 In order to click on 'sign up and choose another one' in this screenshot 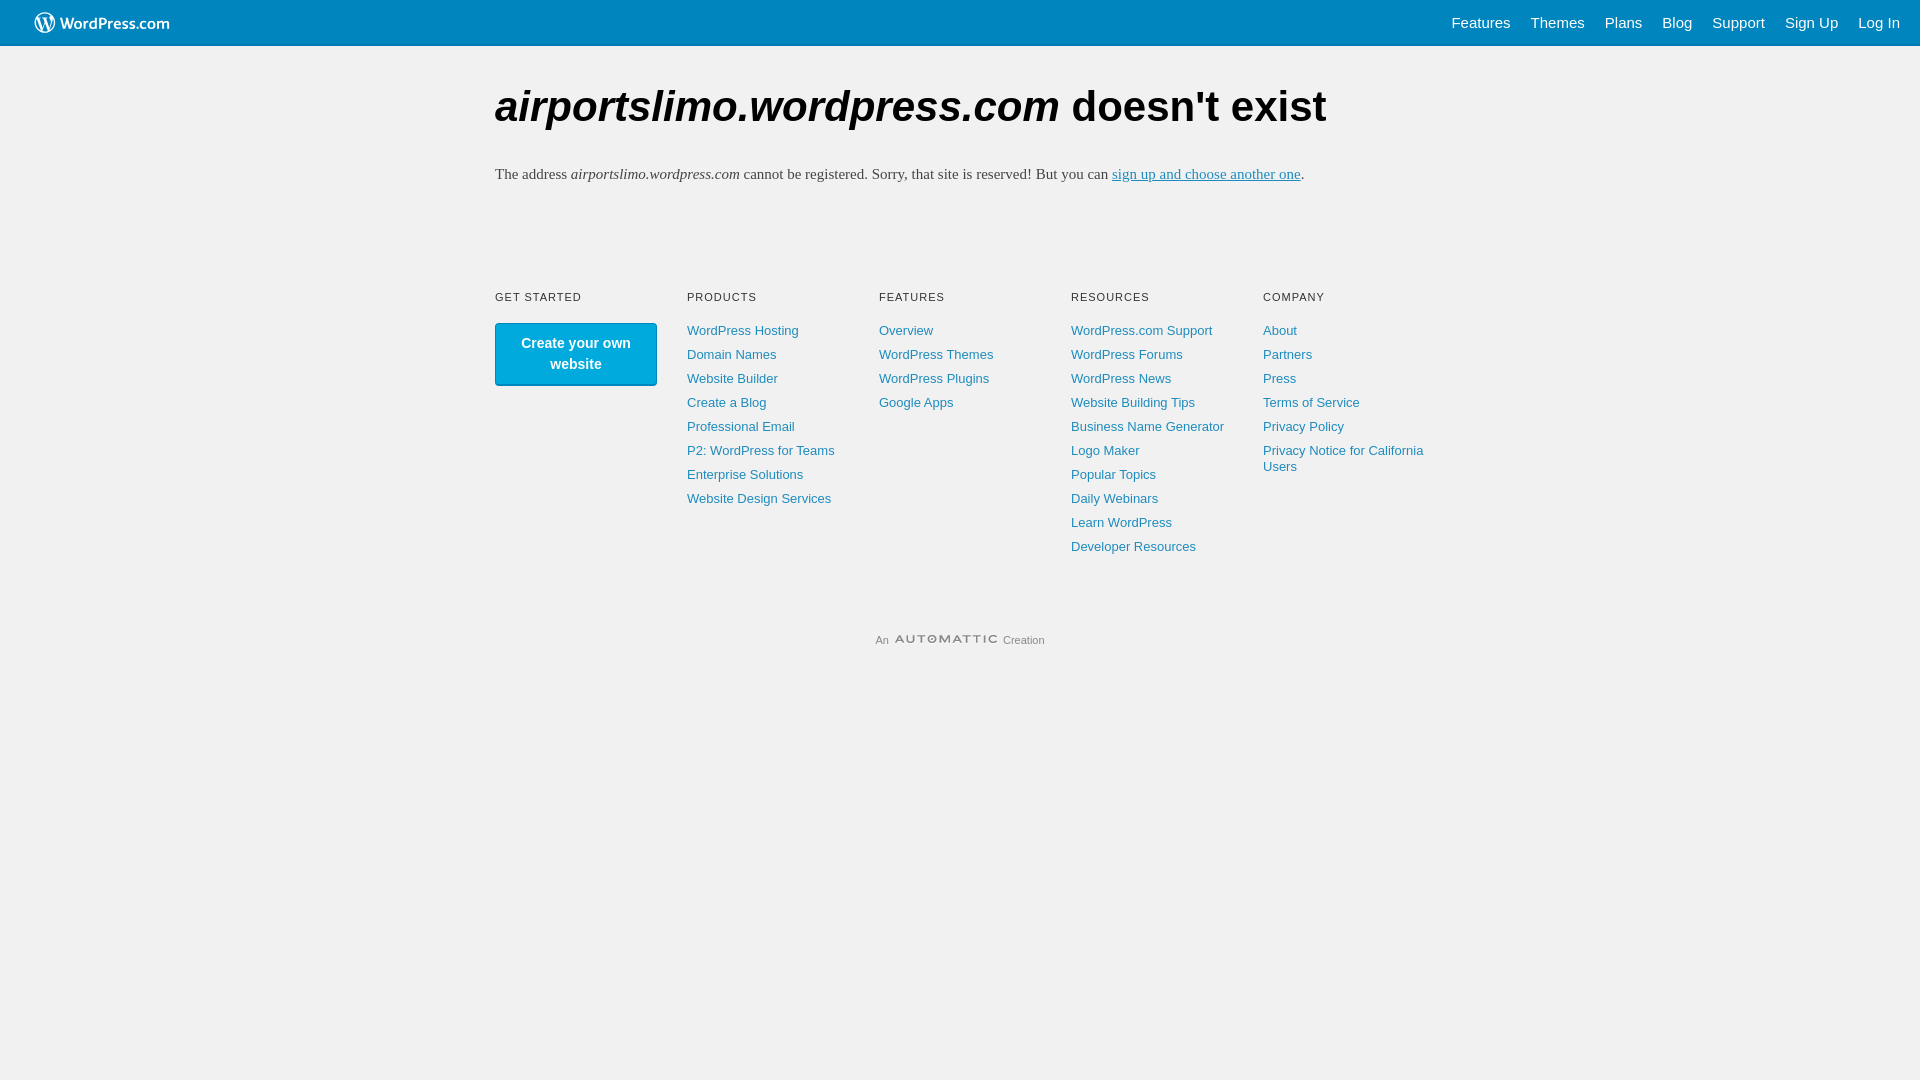, I will do `click(1205, 172)`.